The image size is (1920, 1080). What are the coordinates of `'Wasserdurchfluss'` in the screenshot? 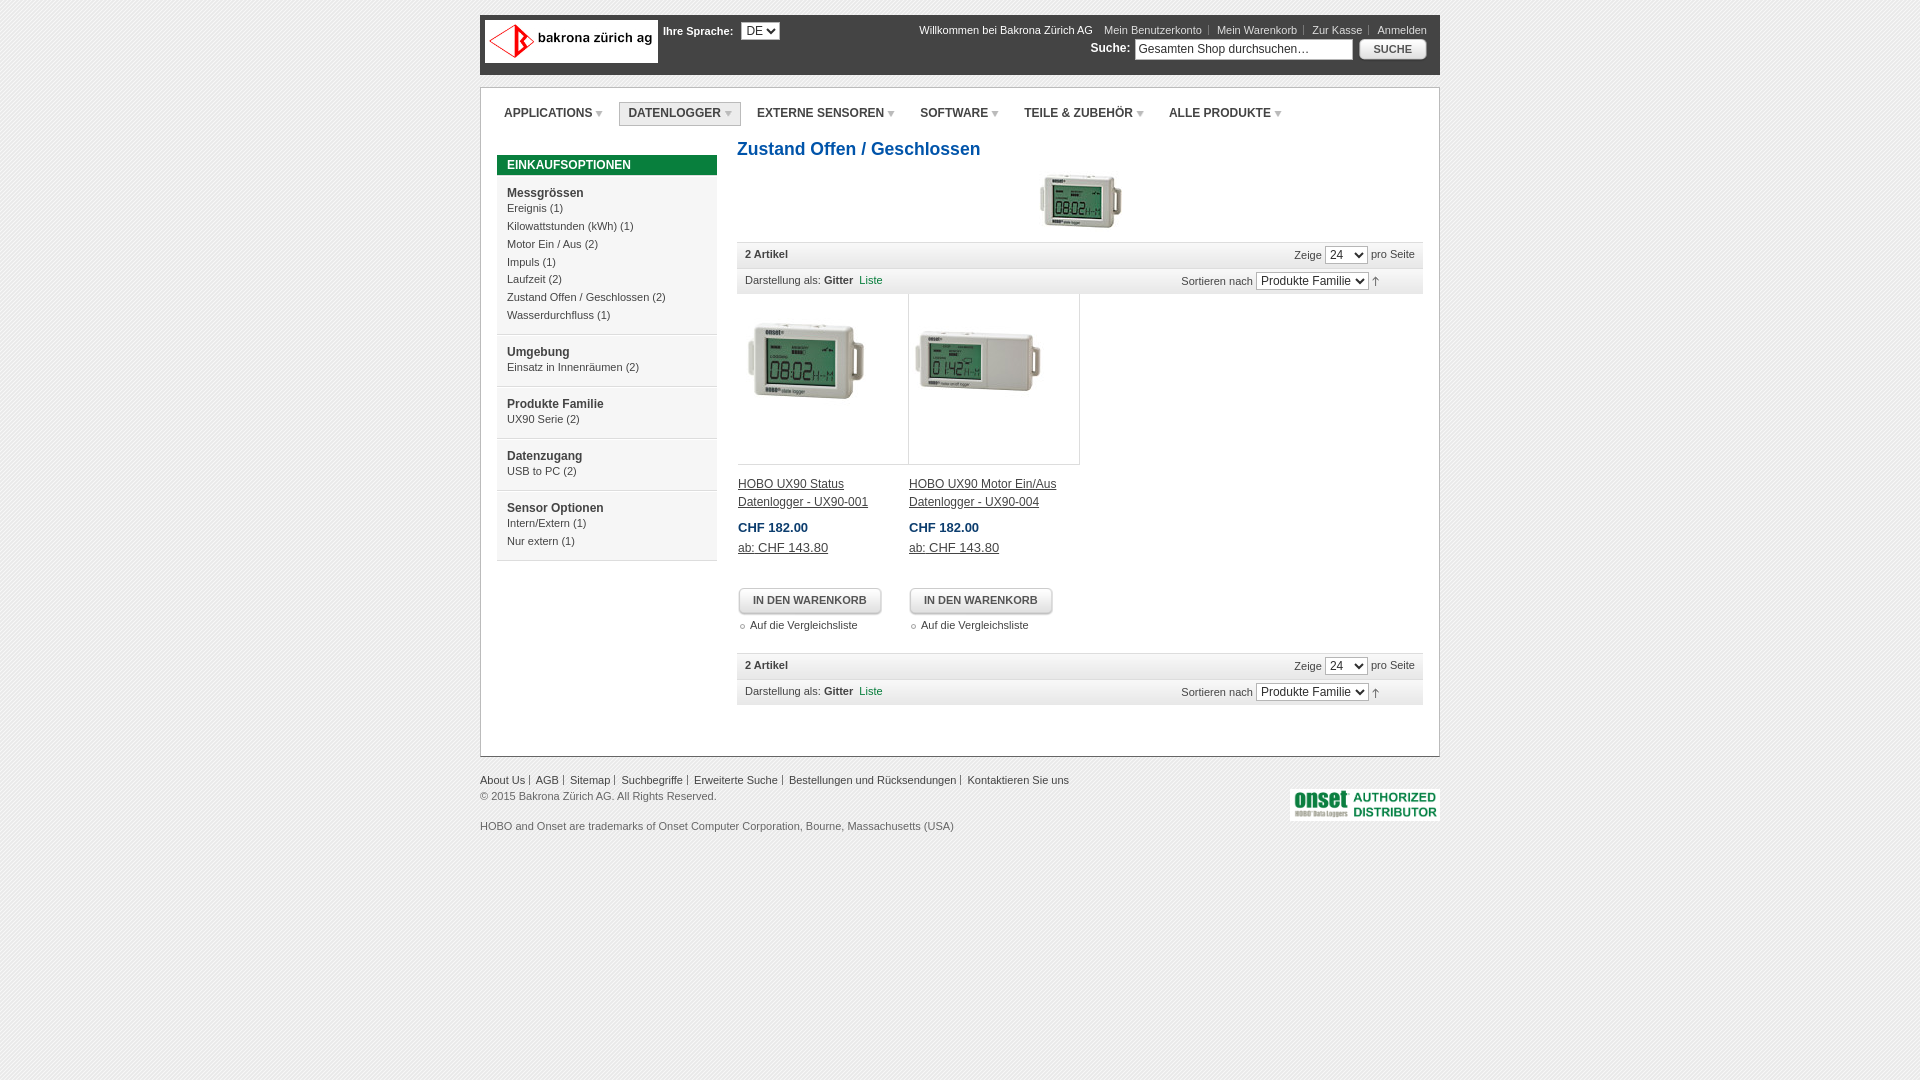 It's located at (507, 315).